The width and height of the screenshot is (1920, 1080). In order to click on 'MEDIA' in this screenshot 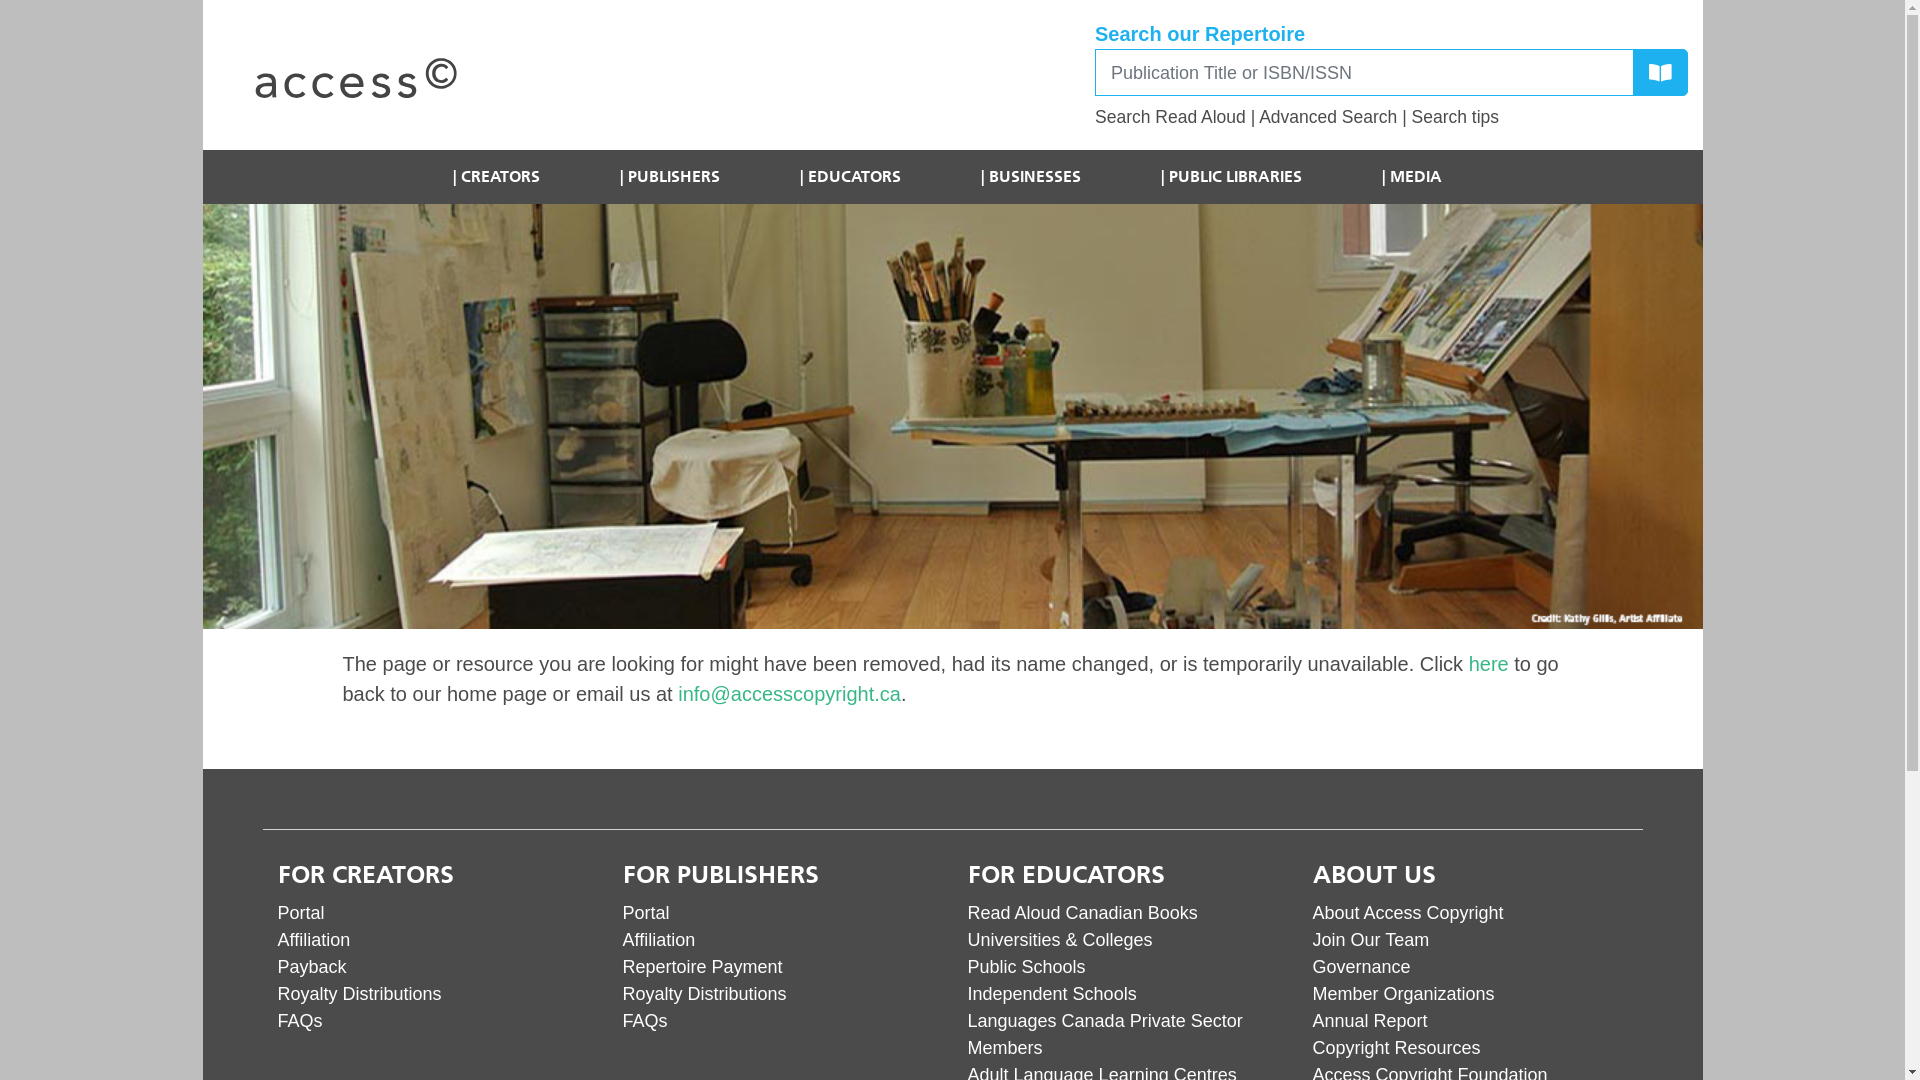, I will do `click(1410, 176)`.